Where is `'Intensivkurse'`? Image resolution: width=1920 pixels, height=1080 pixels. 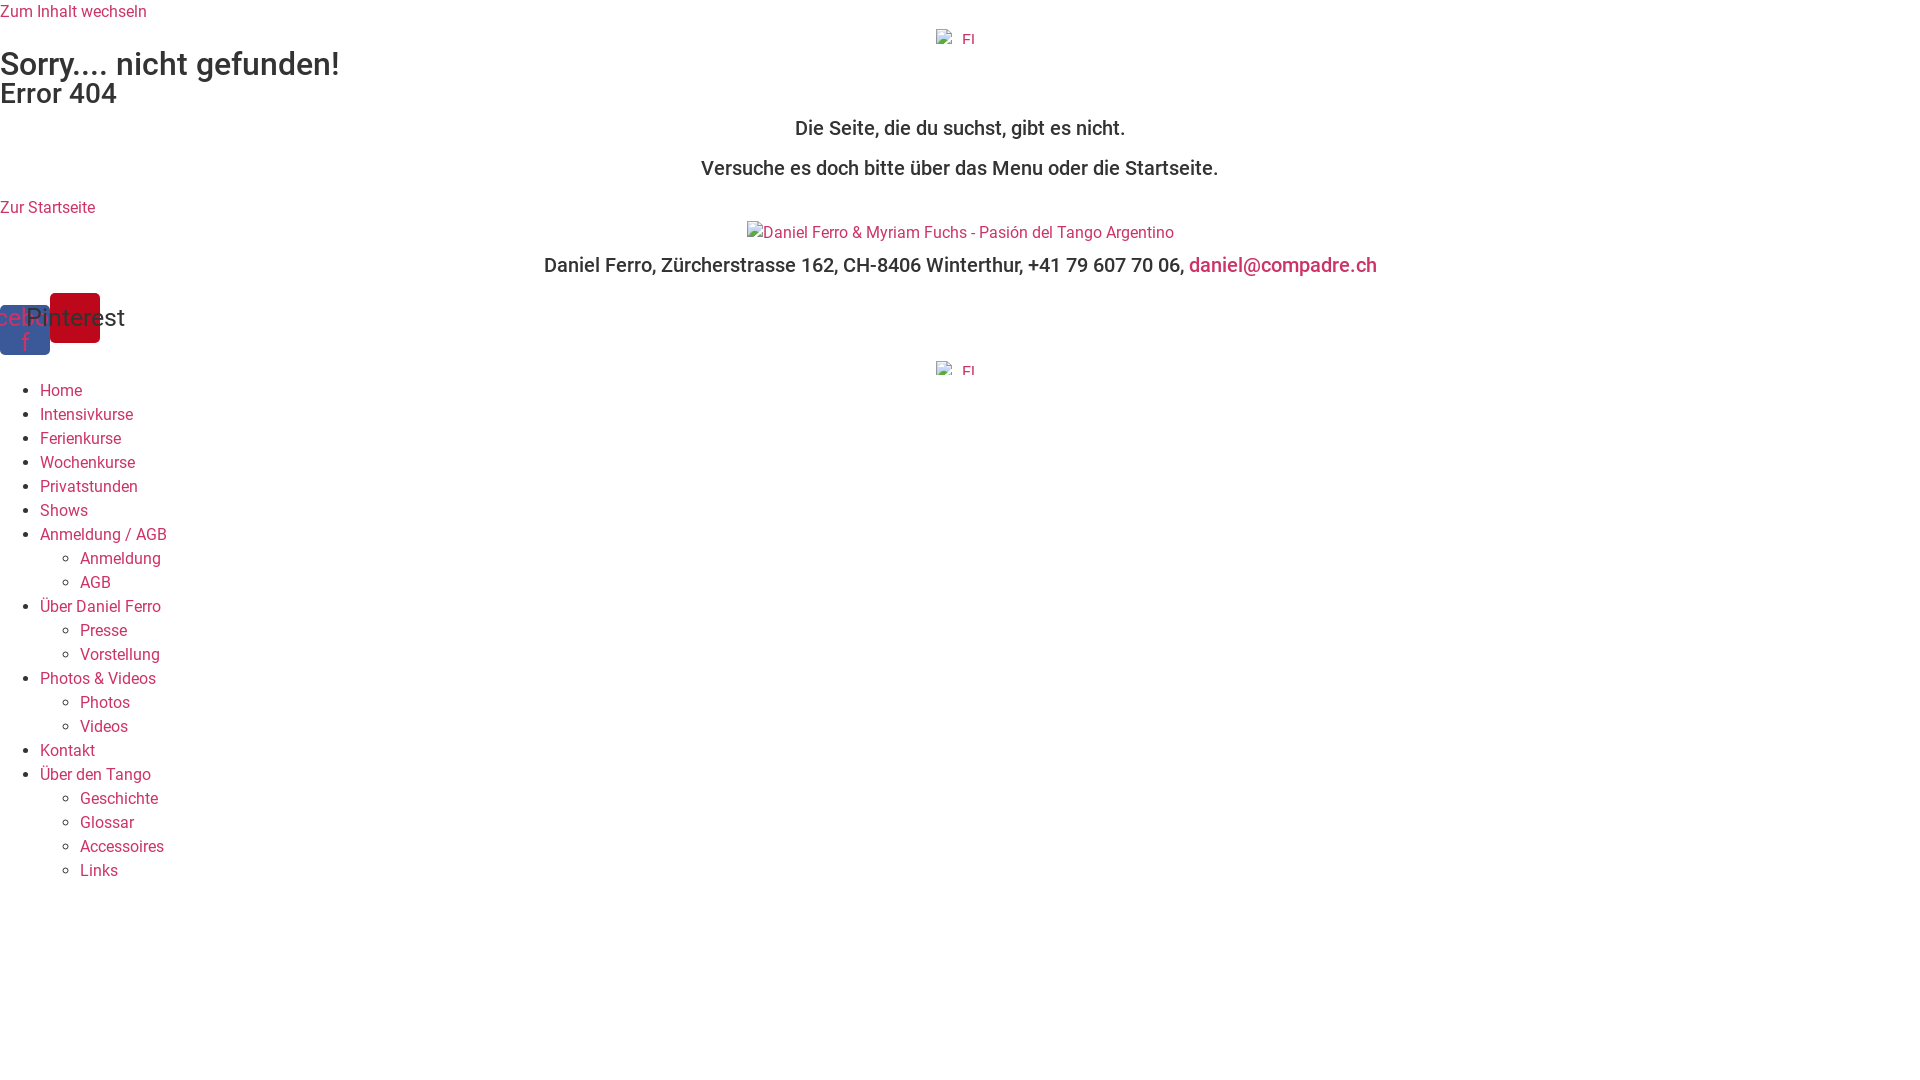
'Intensivkurse' is located at coordinates (85, 413).